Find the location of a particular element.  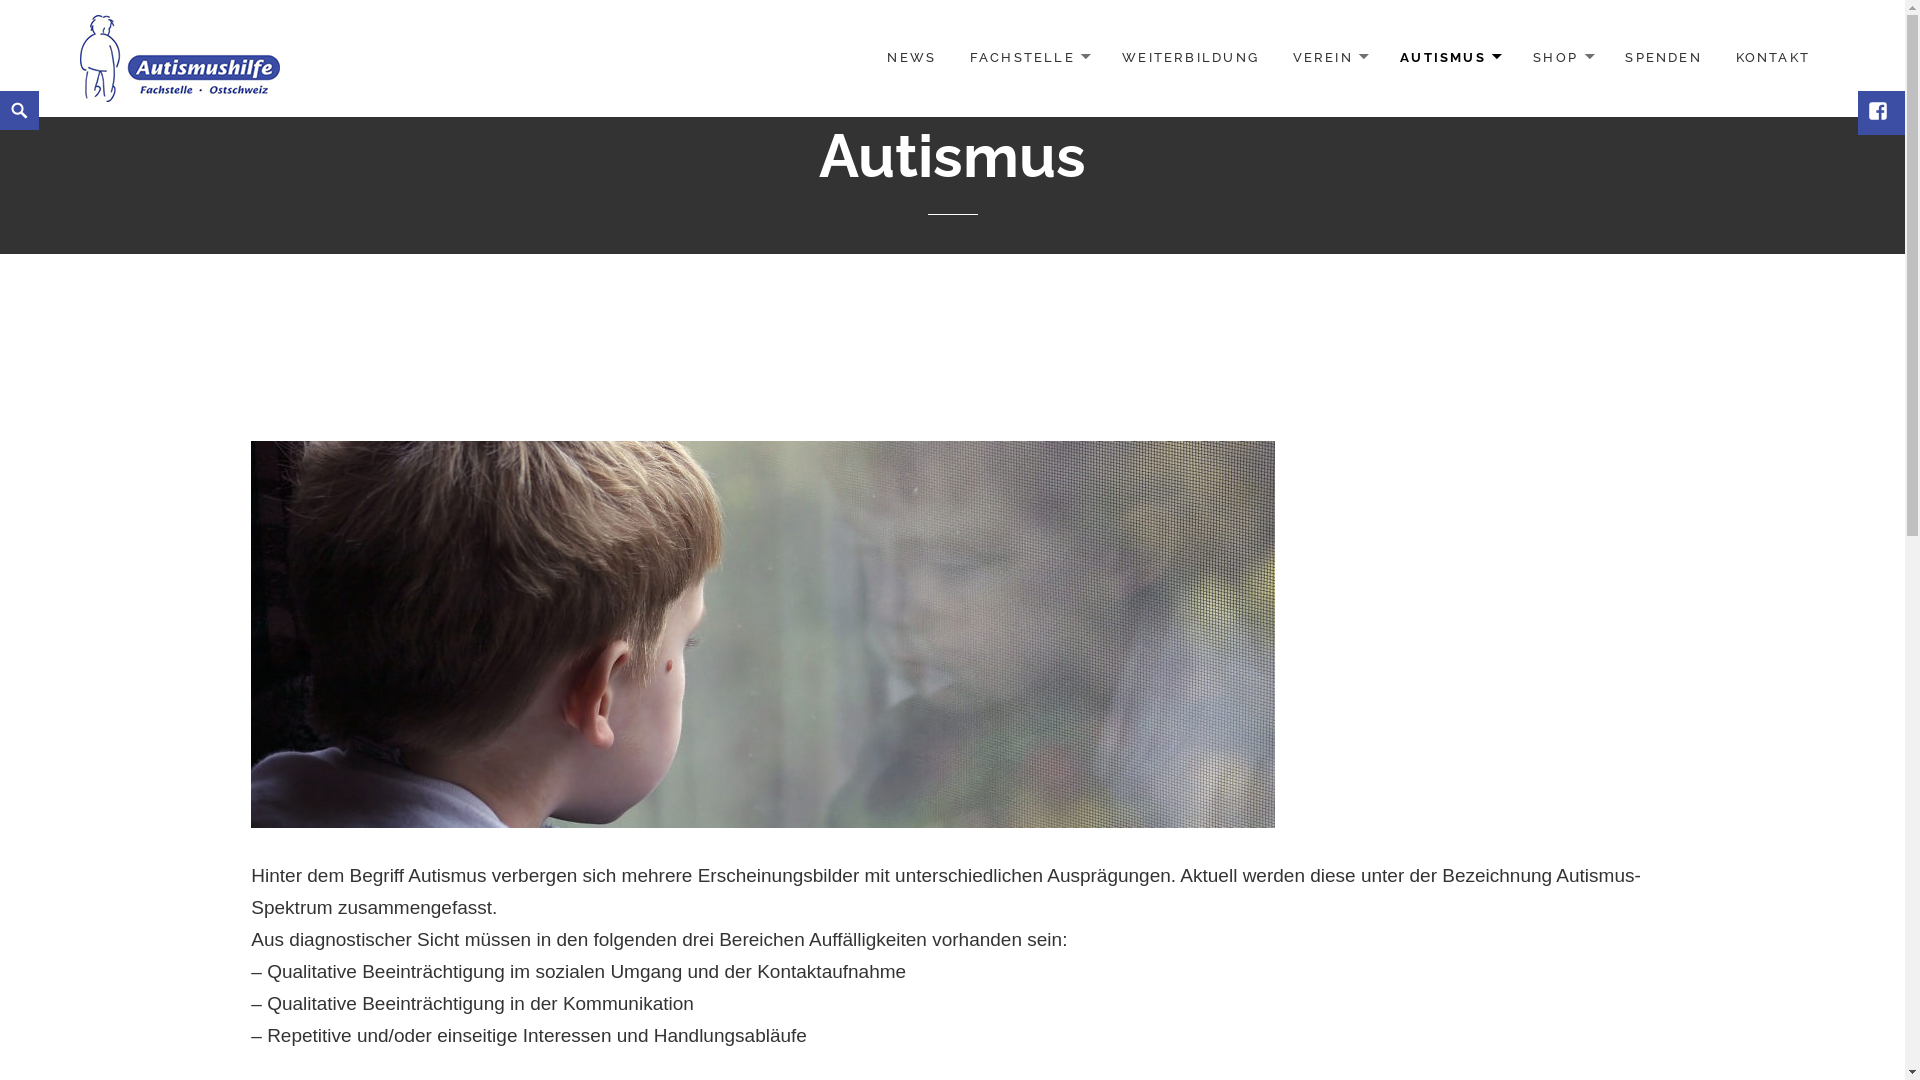

'Search' is located at coordinates (4, 90).